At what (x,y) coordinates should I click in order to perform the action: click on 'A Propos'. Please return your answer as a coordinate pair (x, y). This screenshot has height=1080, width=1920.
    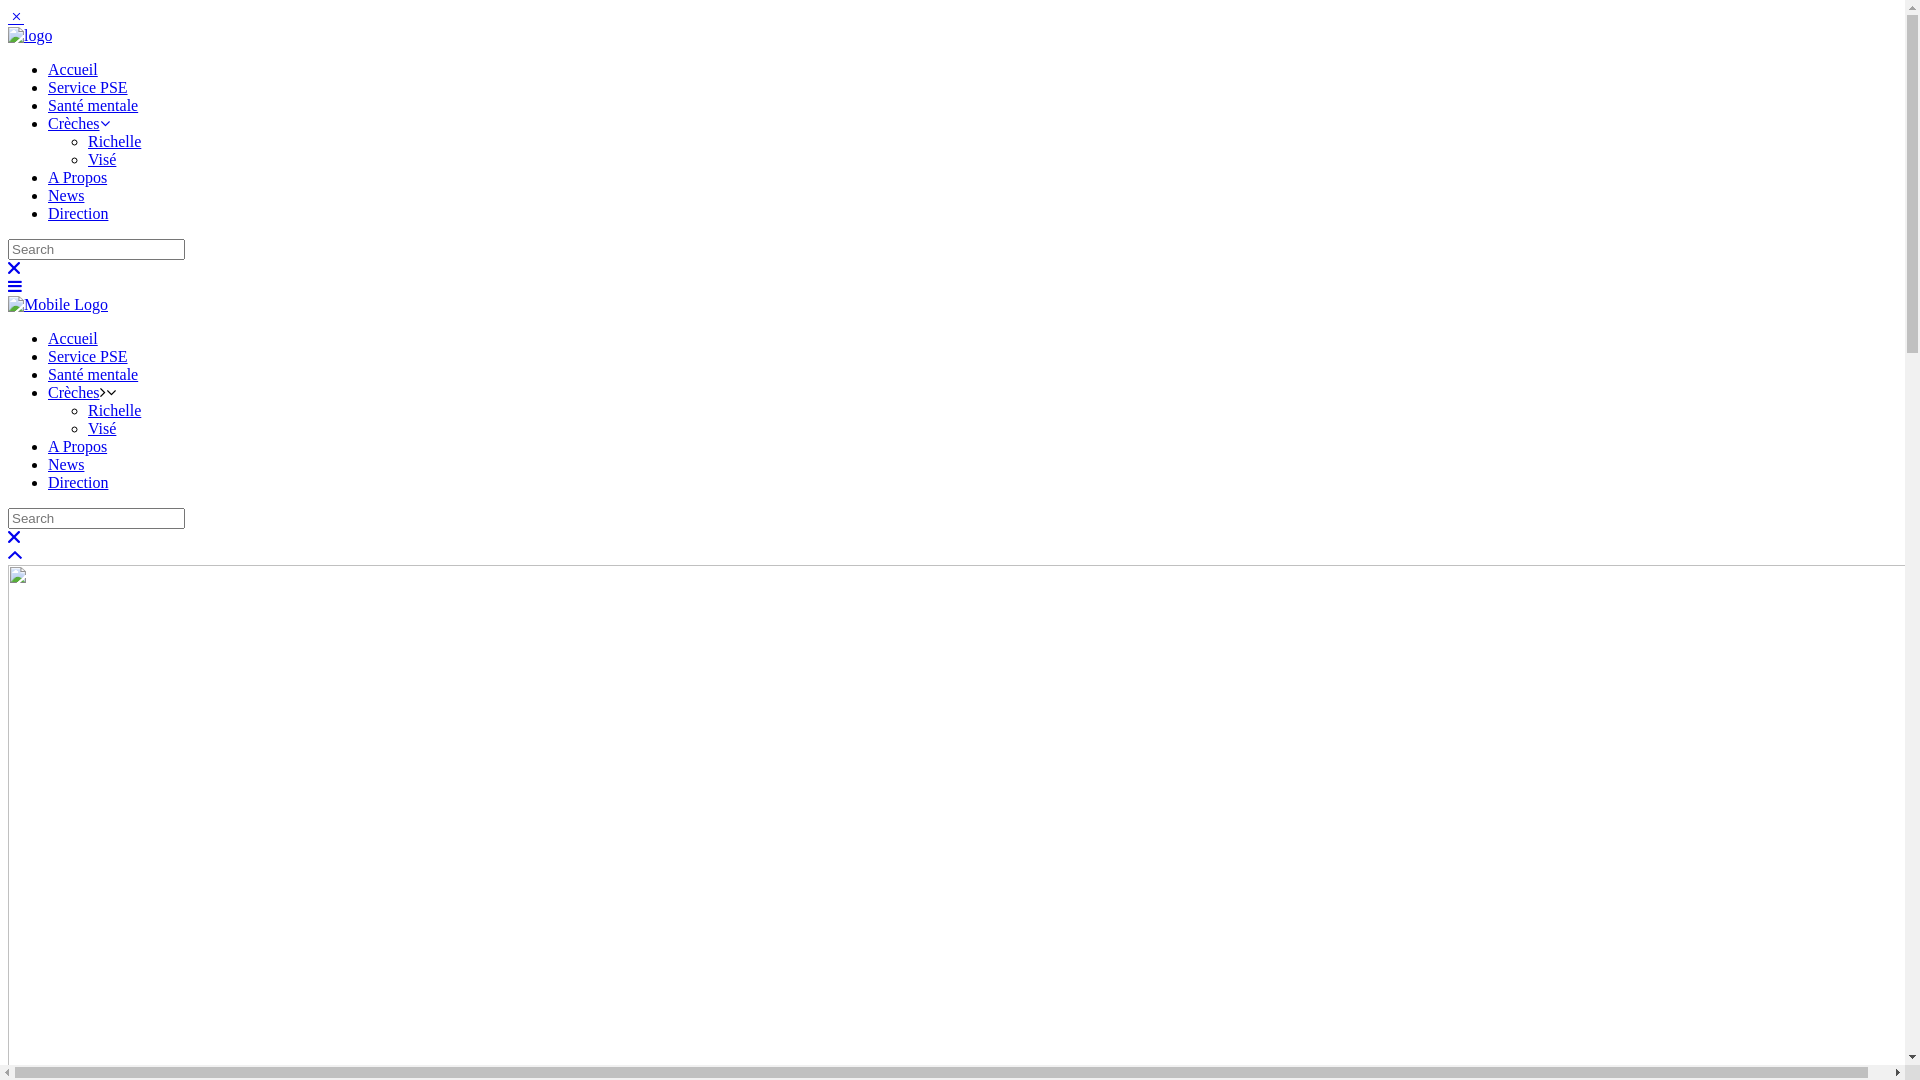
    Looking at the image, I should click on (48, 445).